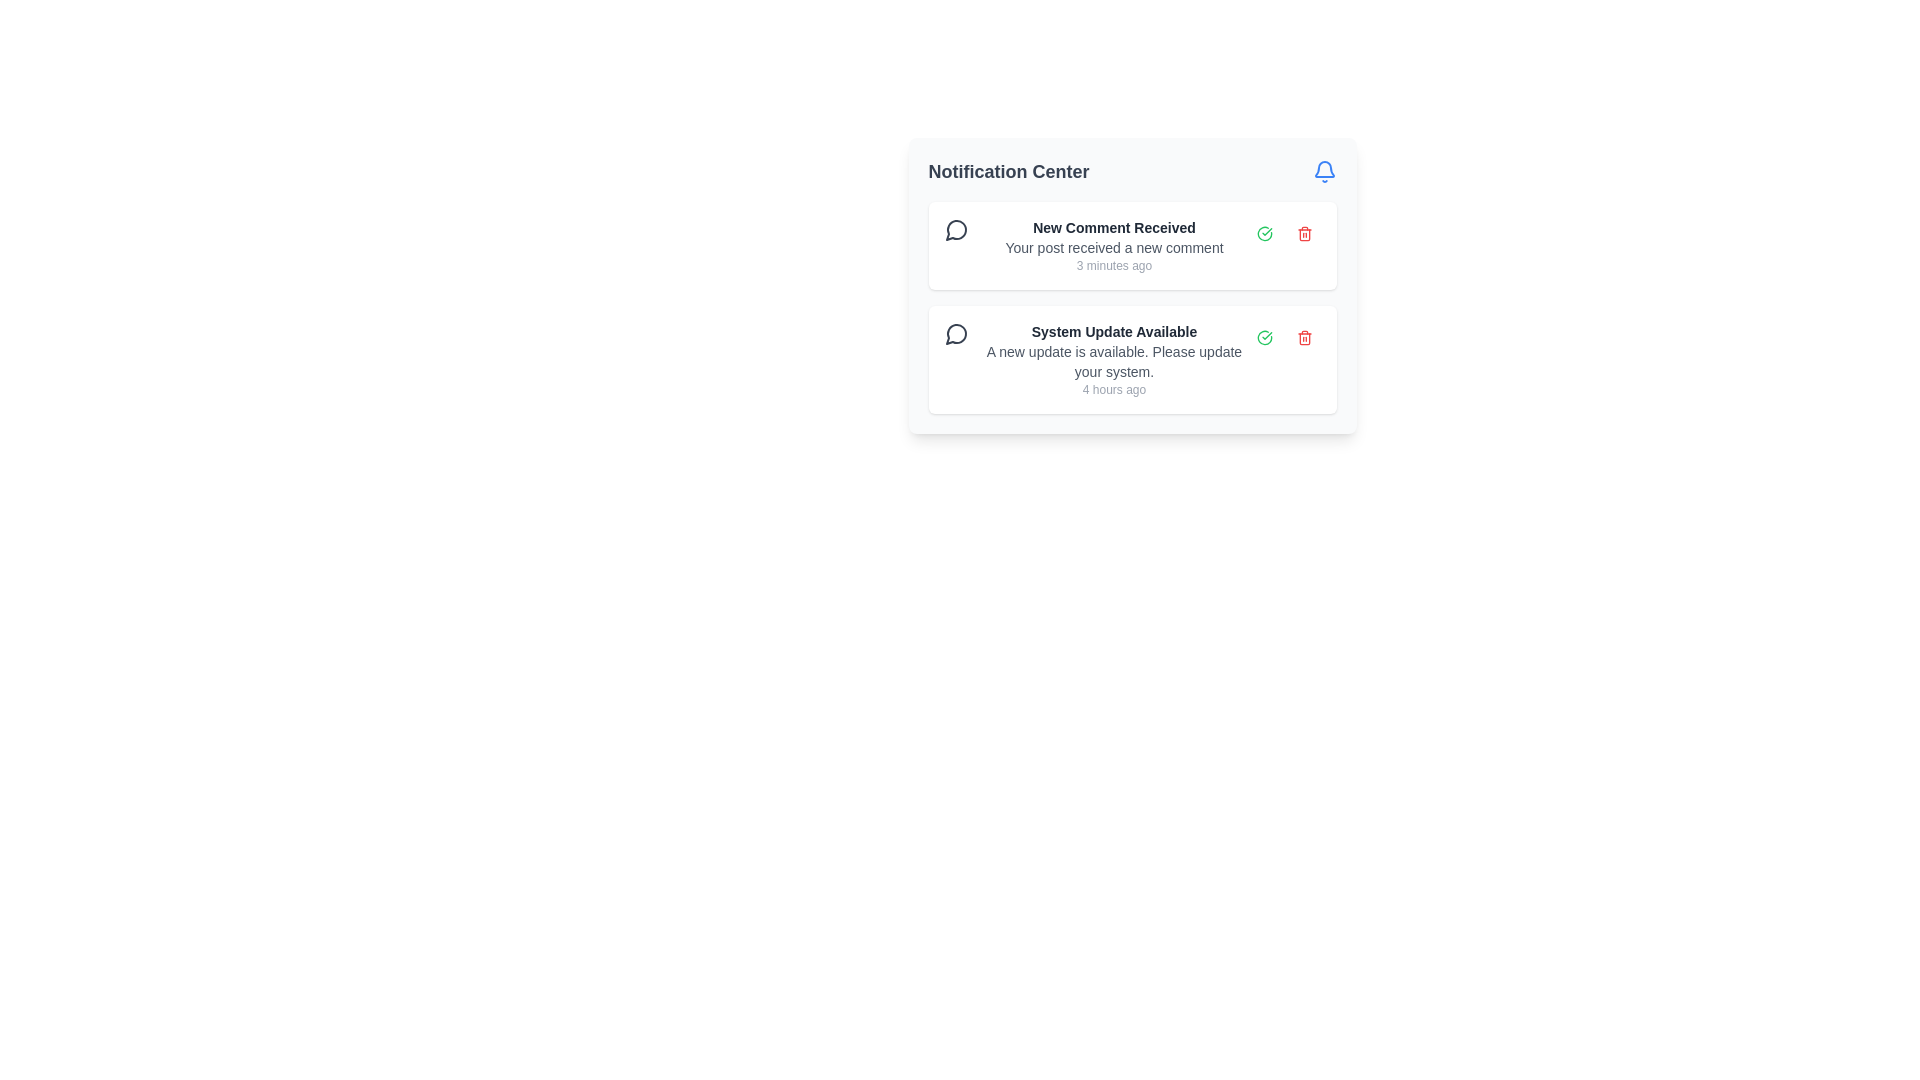  I want to click on the small gray text label reading '3 minutes ago' located in the bottom-right corner of the notification block labeled 'New Comment Received', so click(1113, 265).